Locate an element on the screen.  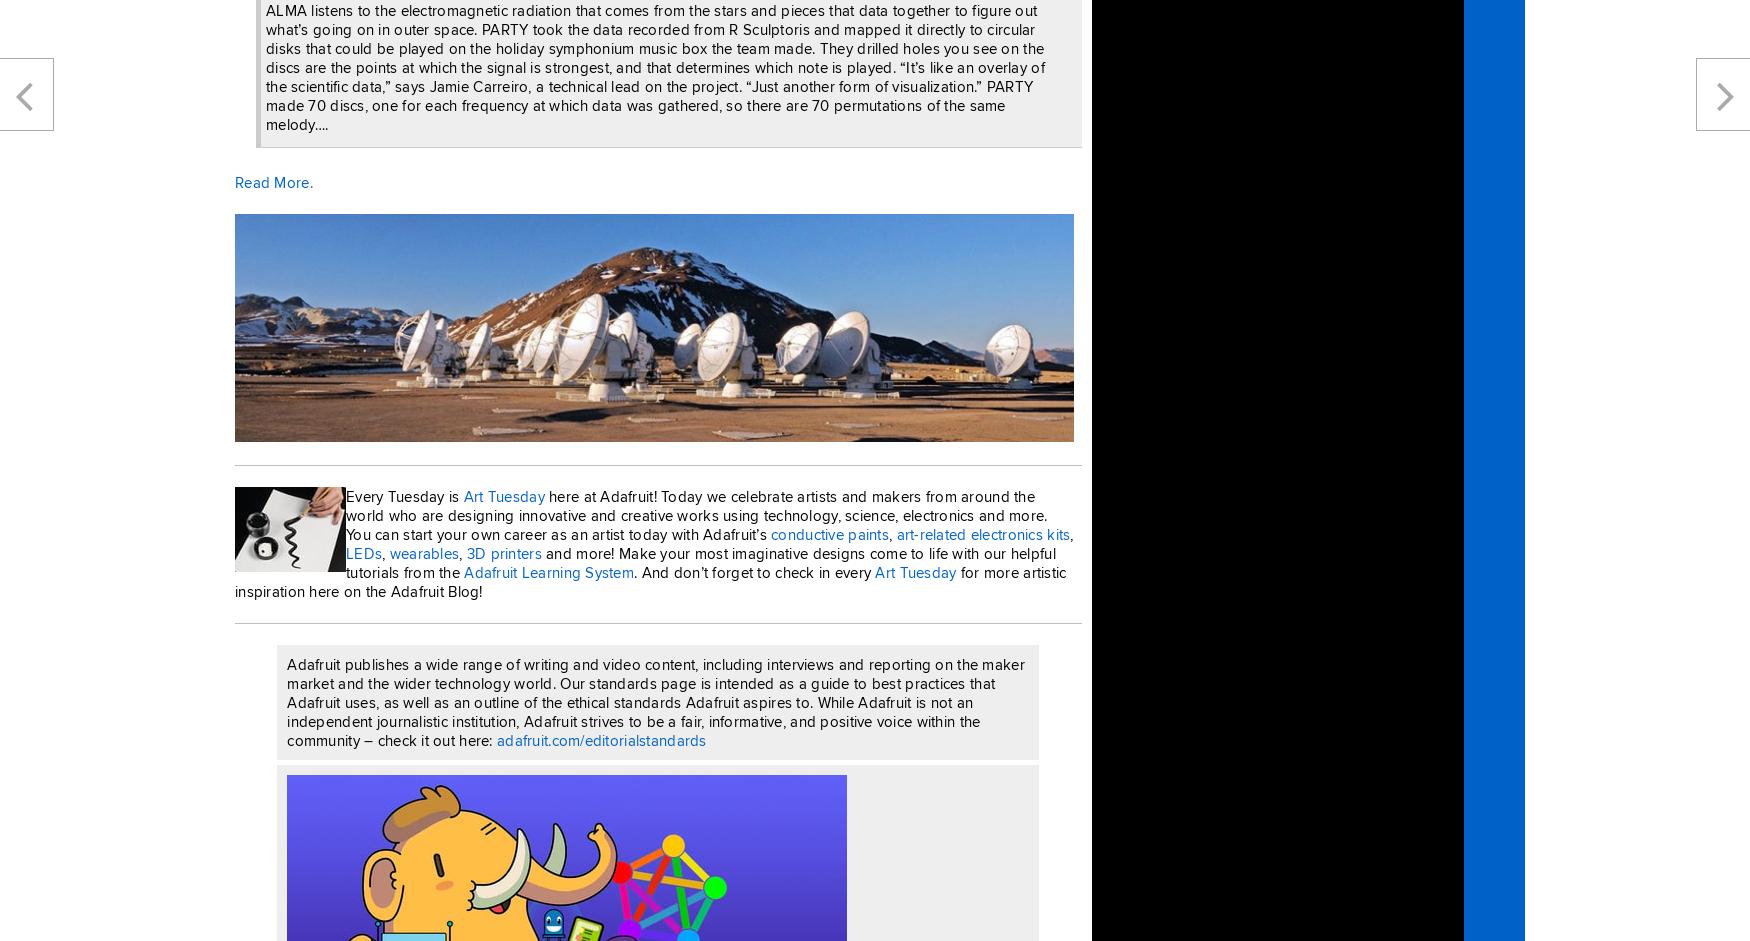
'Adafruit Learning System' is located at coordinates (547, 570).